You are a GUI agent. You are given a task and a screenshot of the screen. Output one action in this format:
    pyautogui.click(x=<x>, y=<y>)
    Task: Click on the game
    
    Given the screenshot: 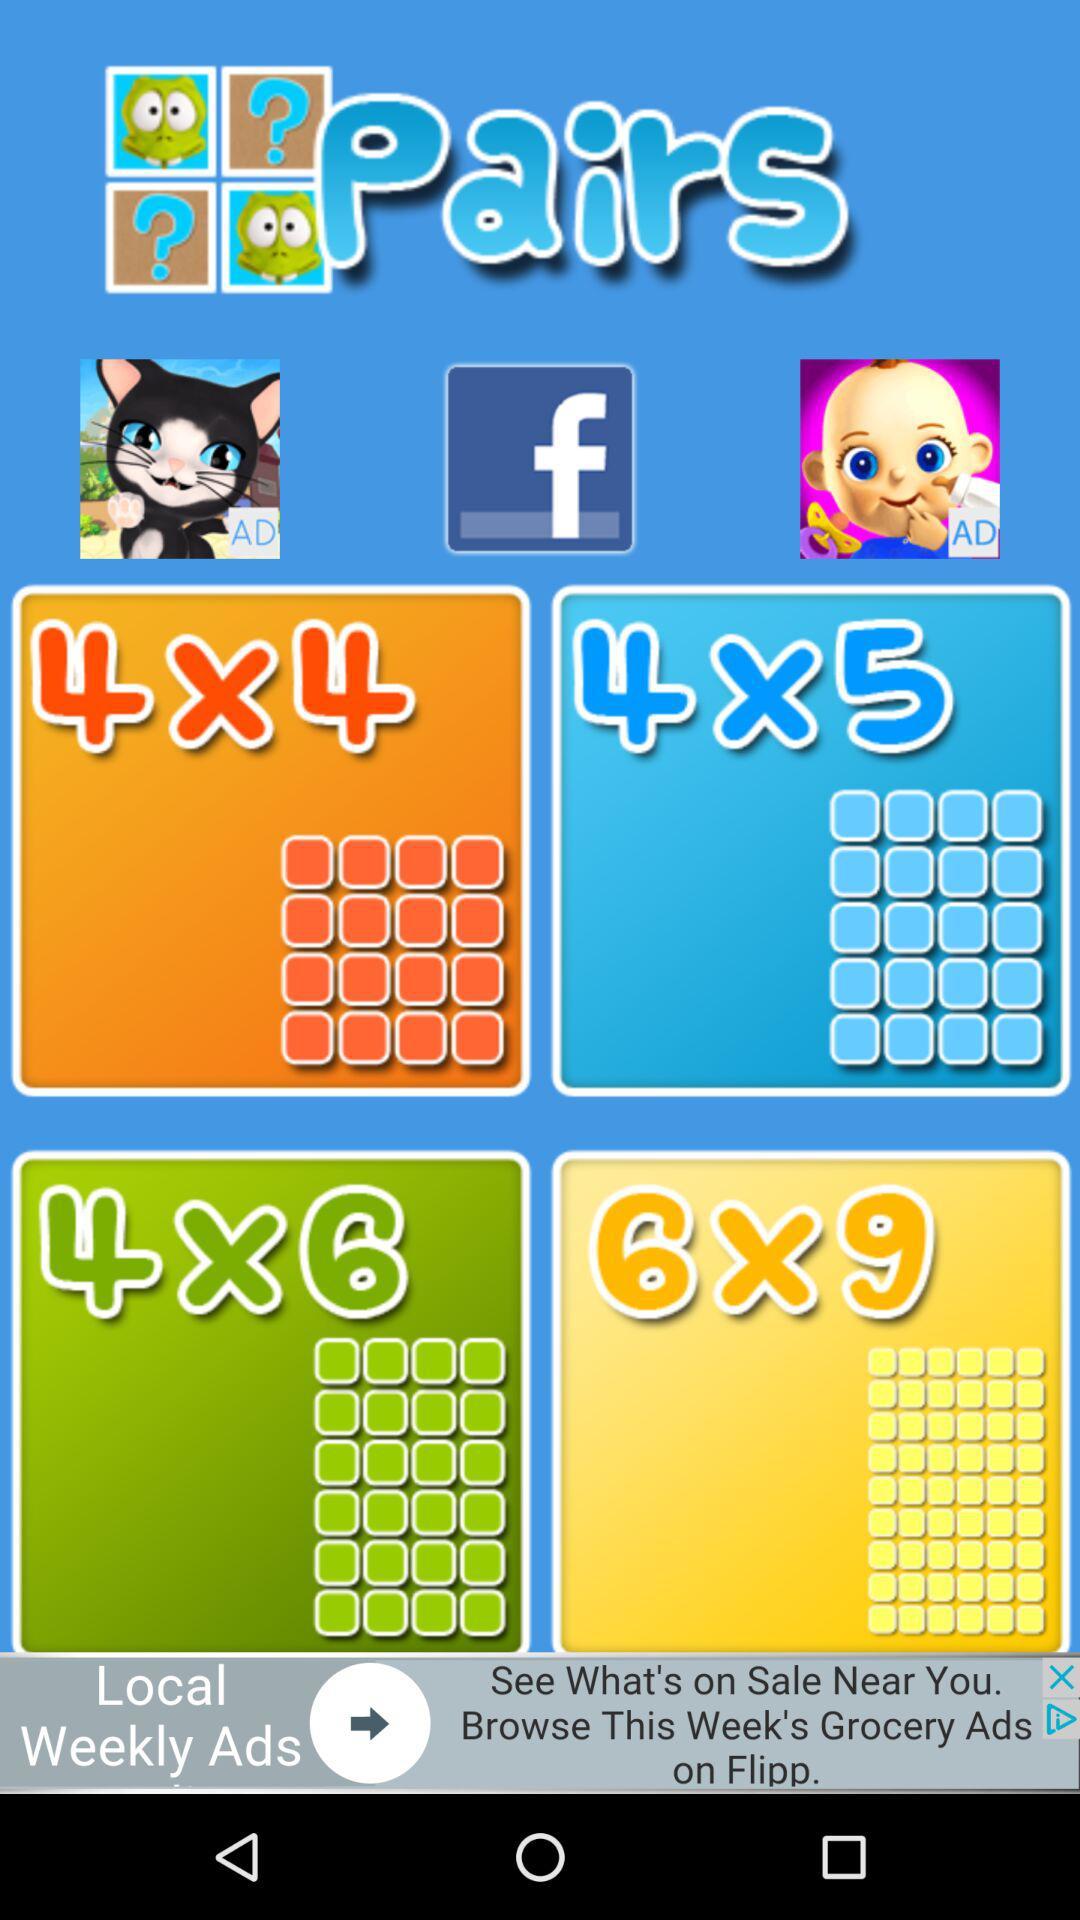 What is the action you would take?
    pyautogui.click(x=898, y=458)
    